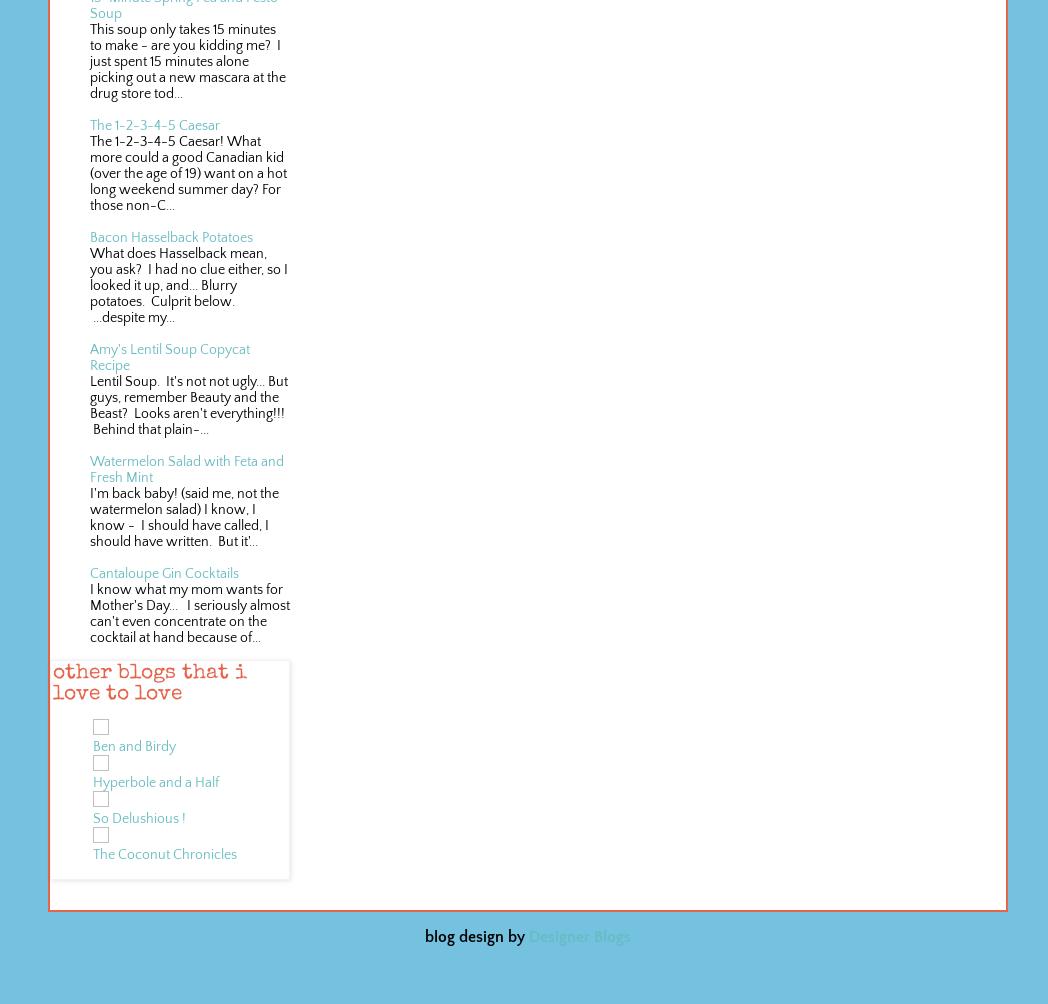  Describe the element at coordinates (134, 745) in the screenshot. I see `'Ben and Birdy'` at that location.